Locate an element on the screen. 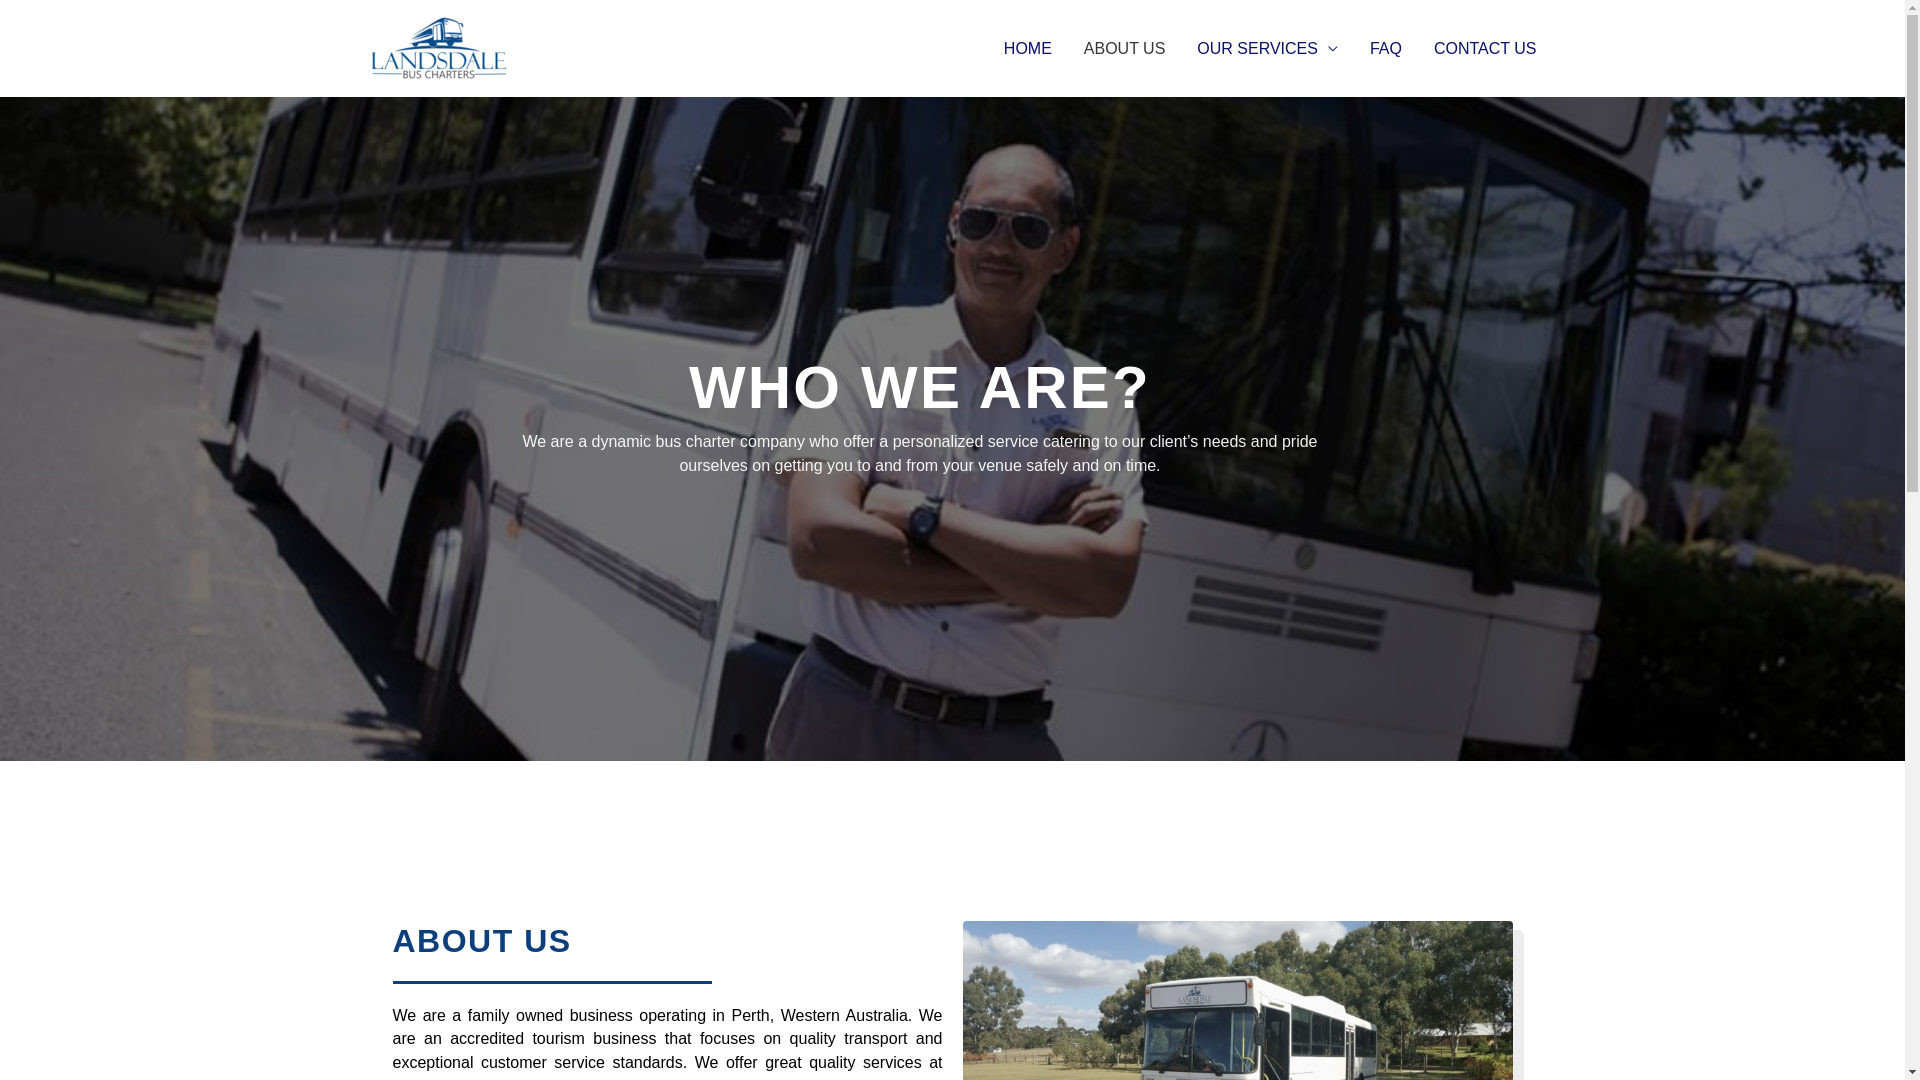  'FAQ' is located at coordinates (1385, 46).